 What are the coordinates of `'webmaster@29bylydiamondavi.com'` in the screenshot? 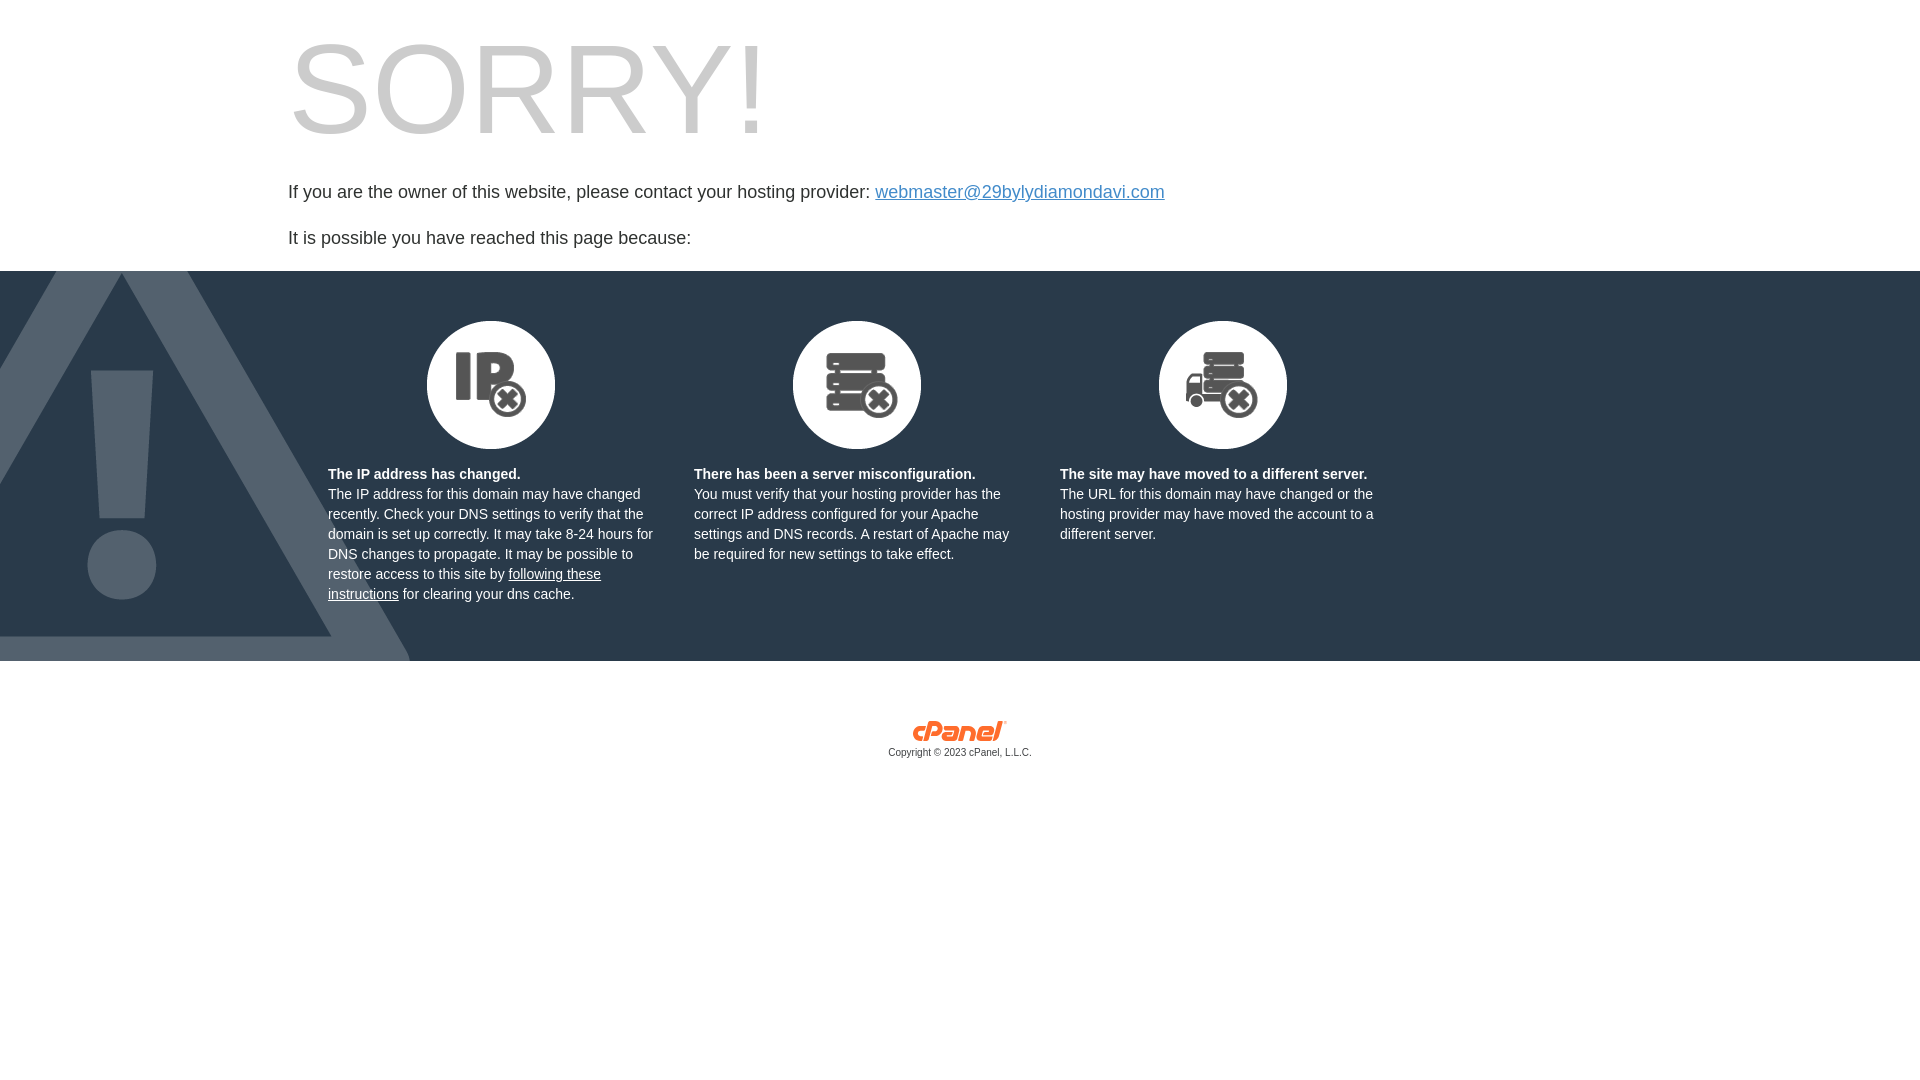 It's located at (1019, 192).